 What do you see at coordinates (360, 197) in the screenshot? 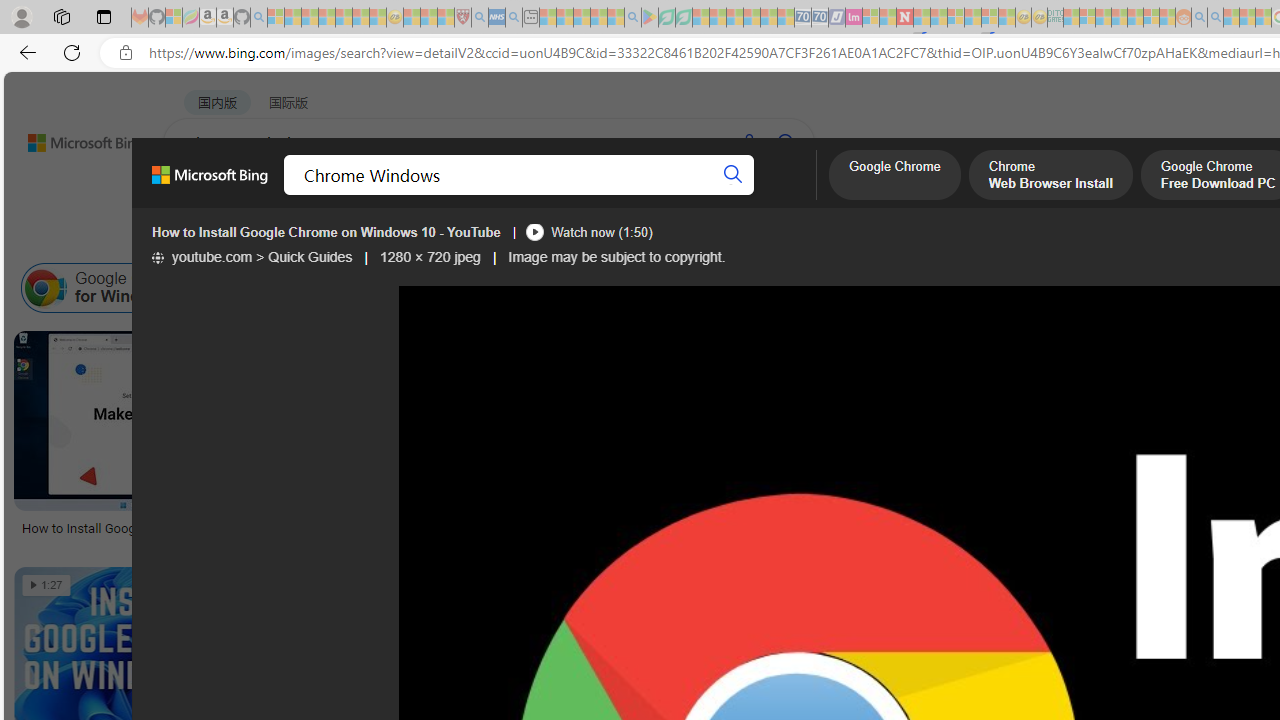
I see `'IMAGES'` at bounding box center [360, 197].